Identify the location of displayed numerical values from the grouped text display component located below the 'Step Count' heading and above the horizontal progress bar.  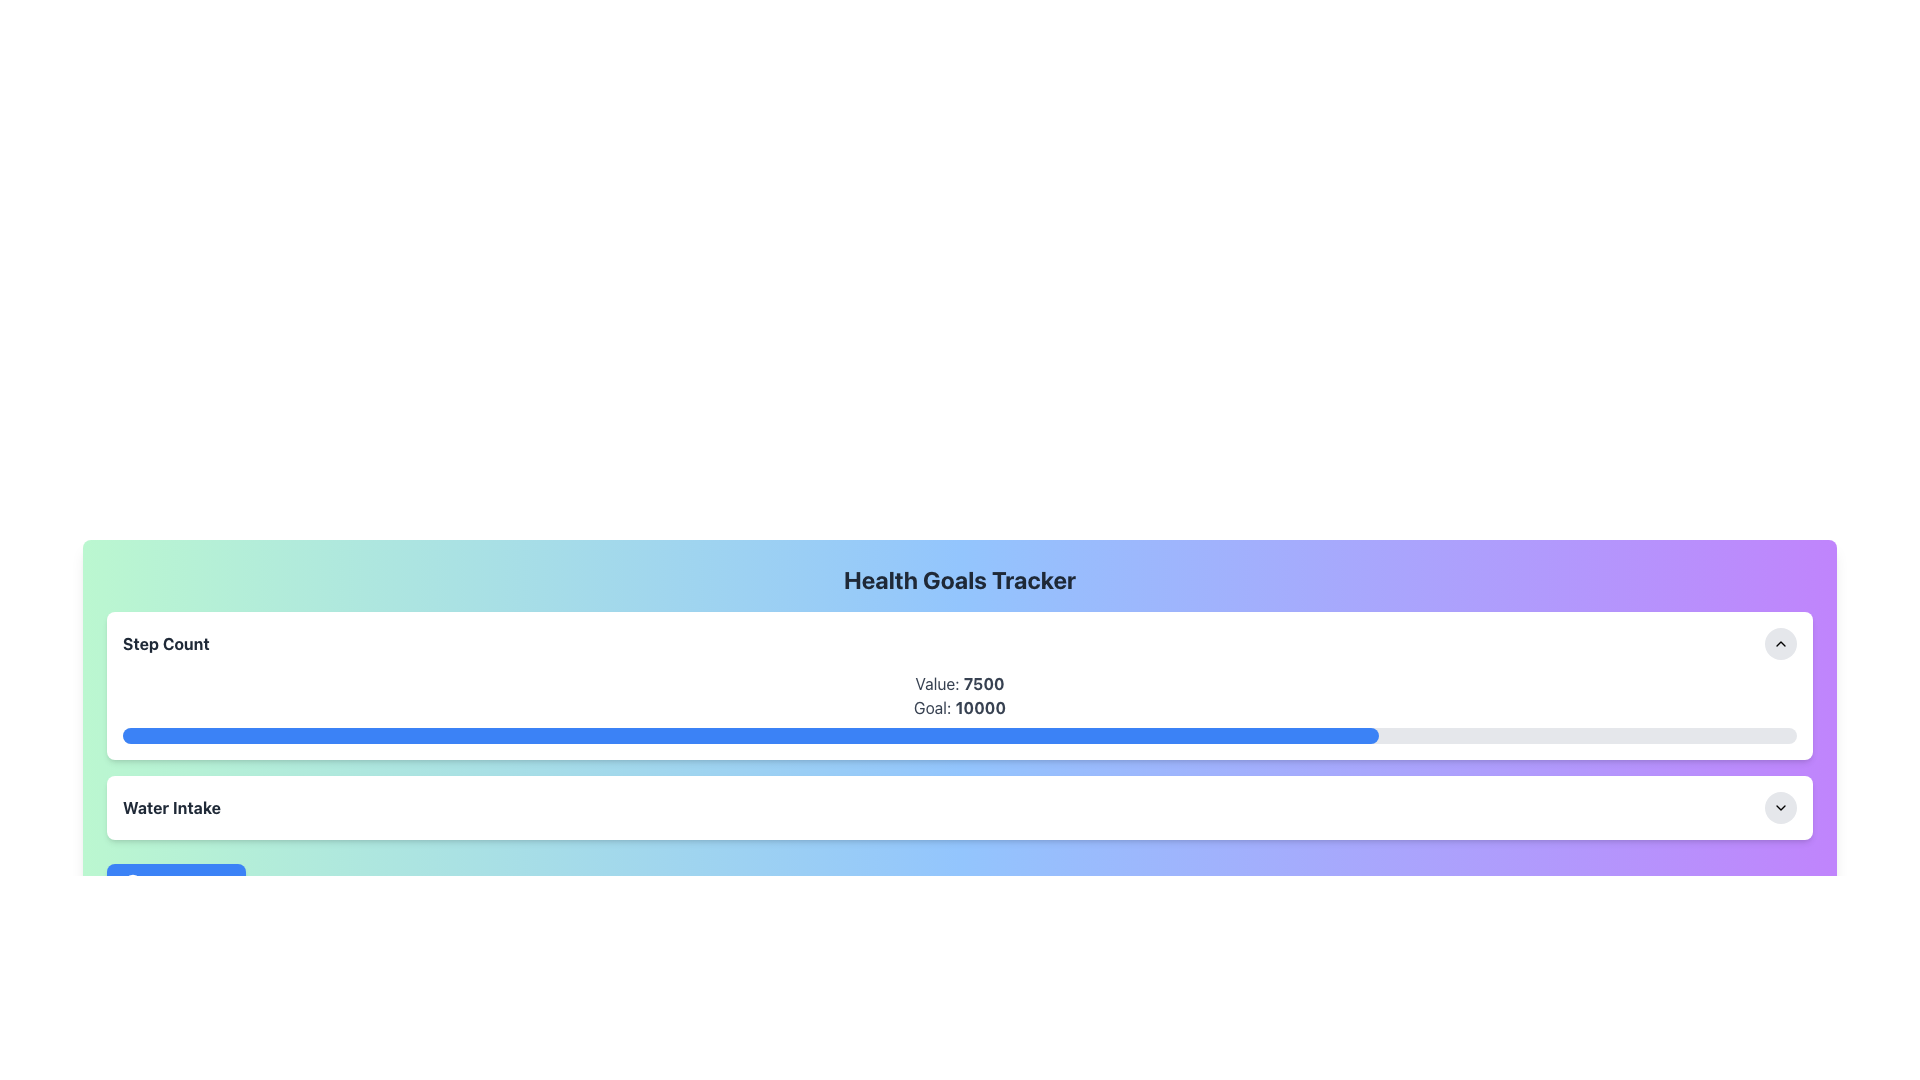
(960, 707).